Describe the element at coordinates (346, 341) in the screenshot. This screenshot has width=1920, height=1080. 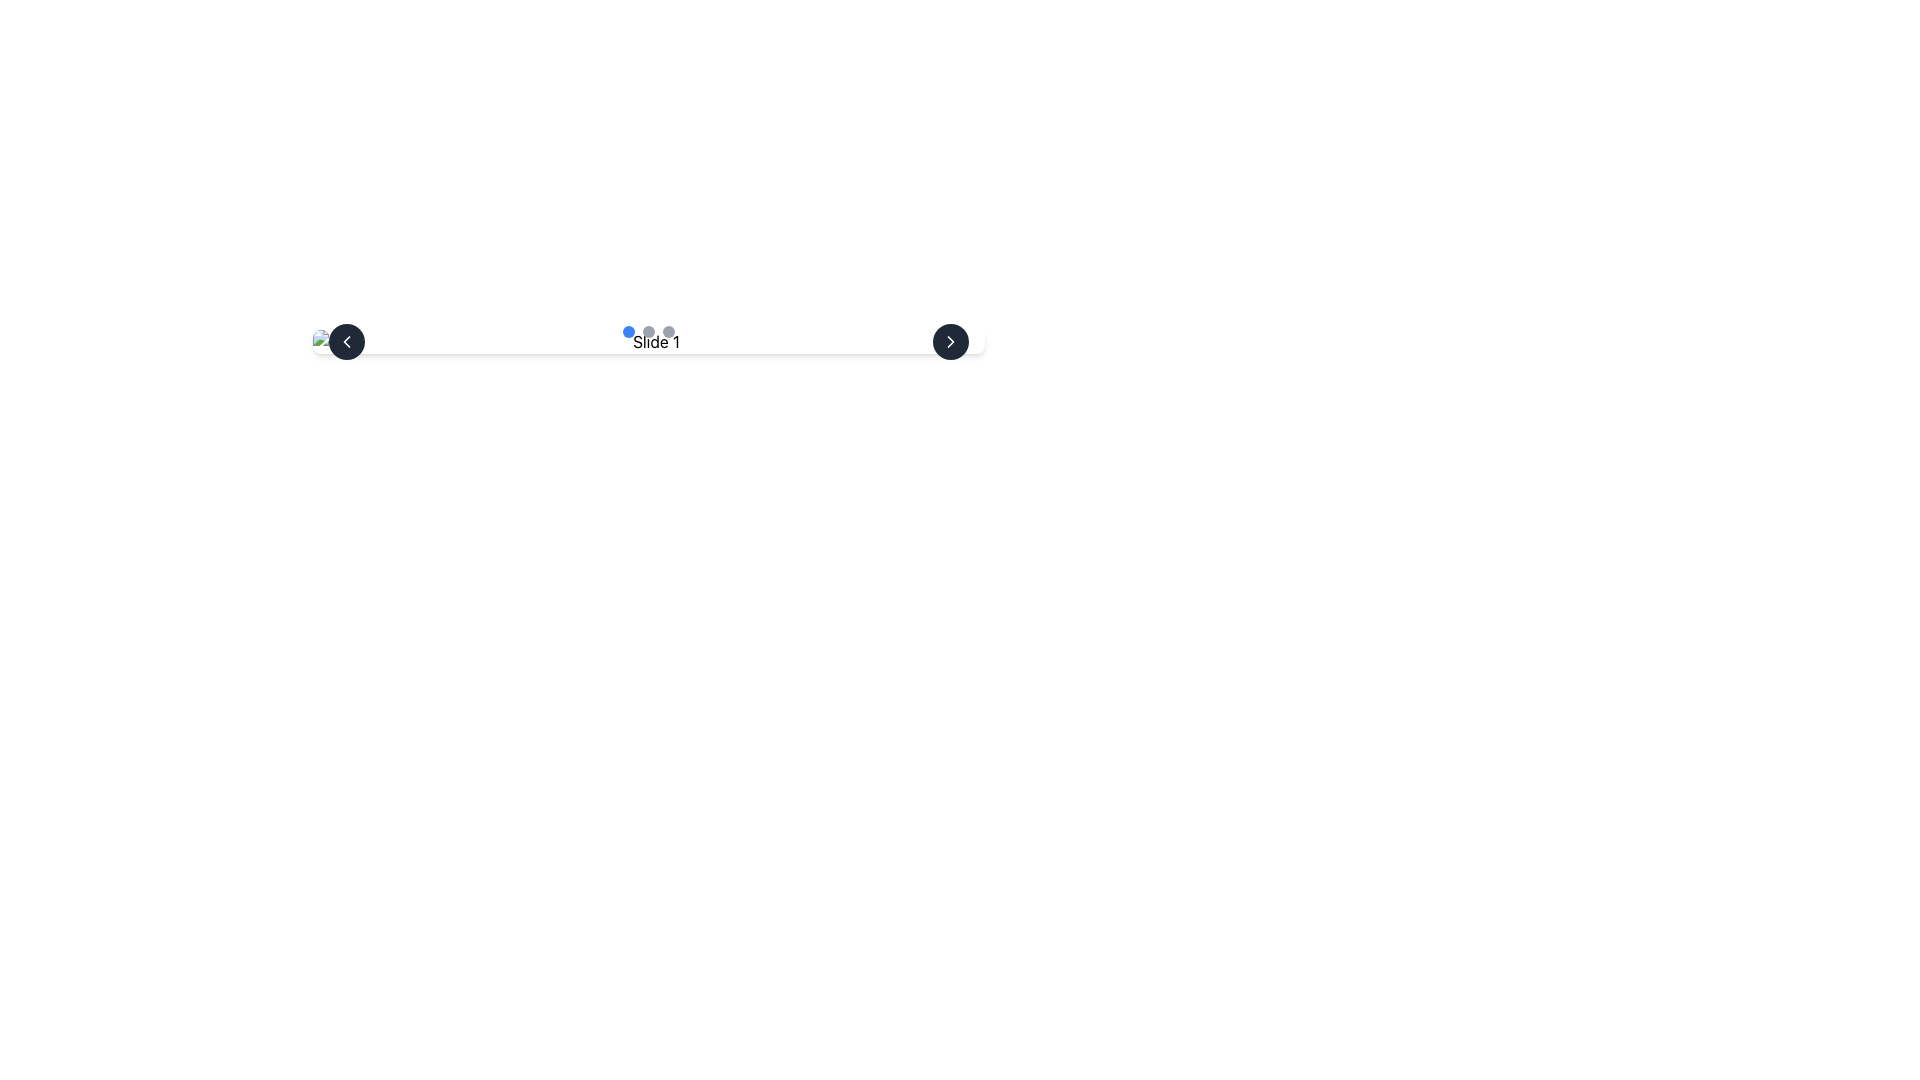
I see `the left-pointing arrow icon encapsulated in a circular button` at that location.